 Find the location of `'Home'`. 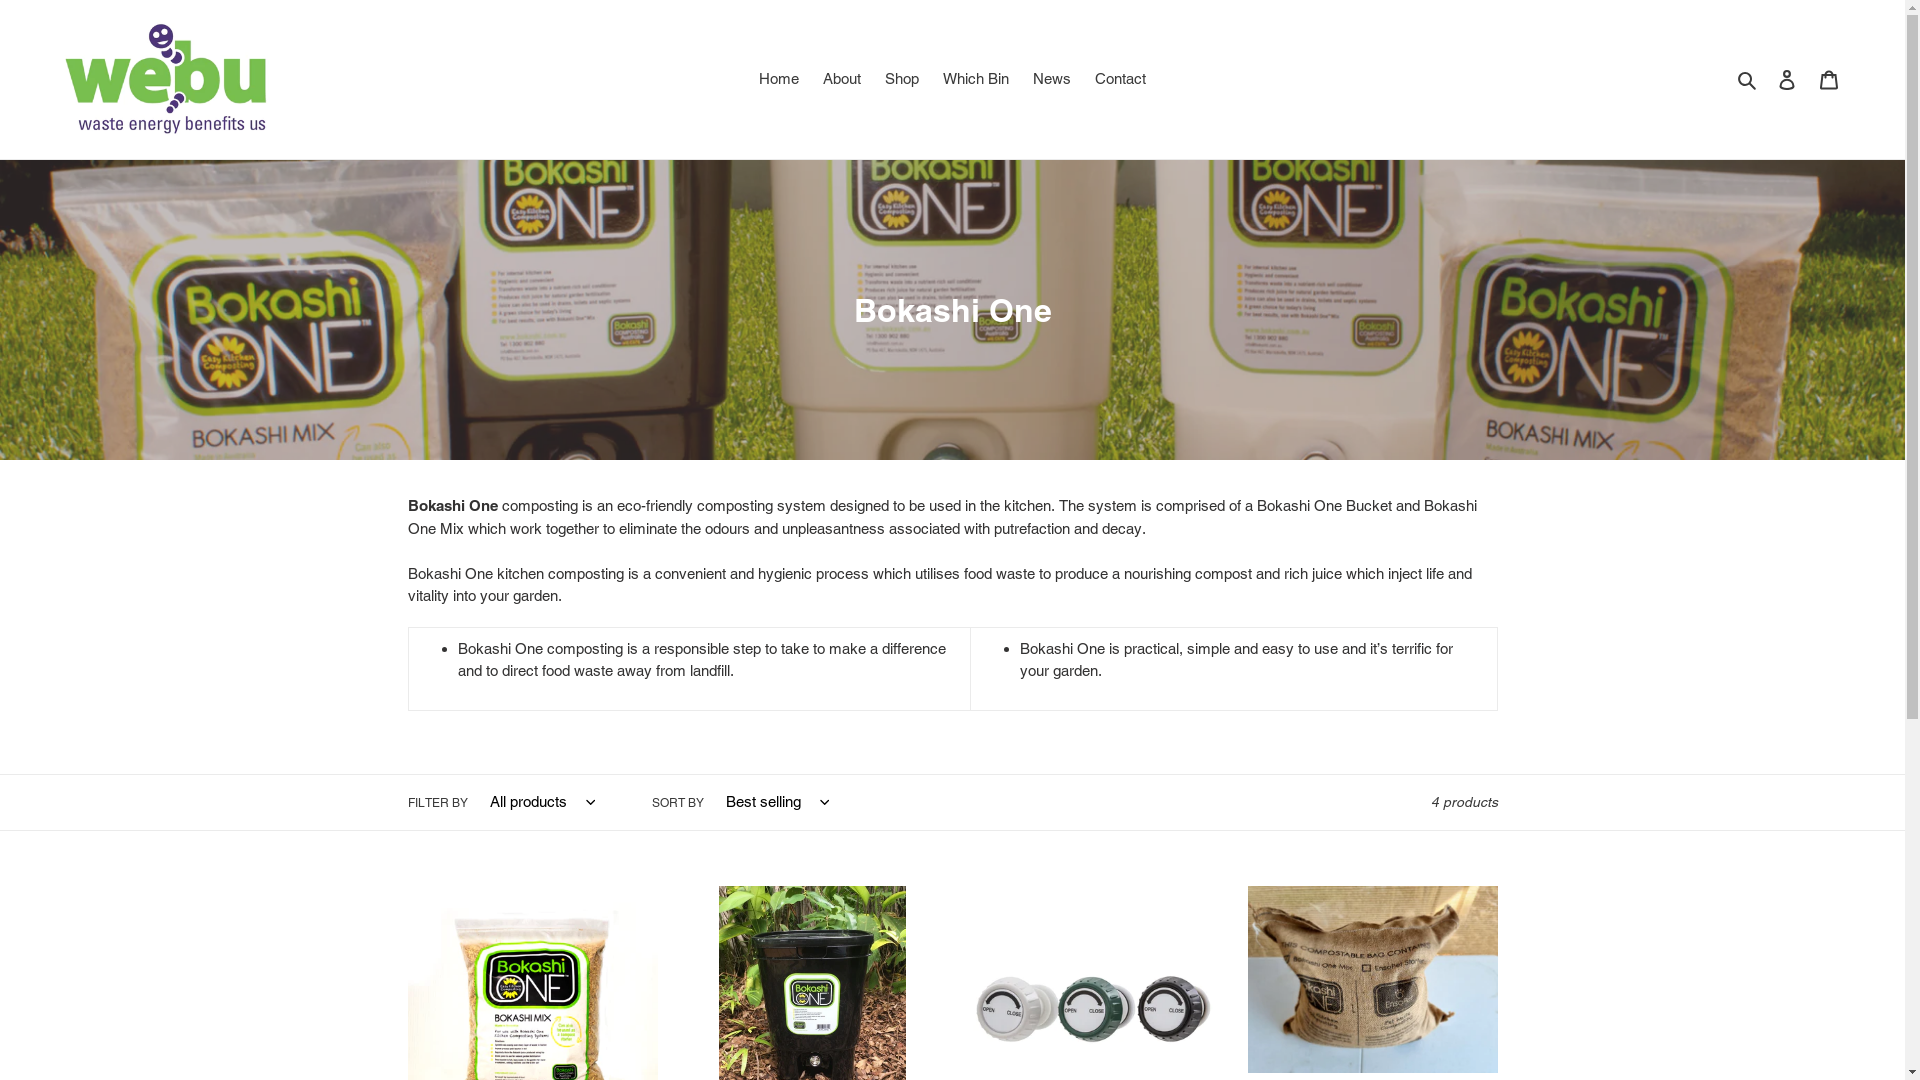

'Home' is located at coordinates (777, 78).